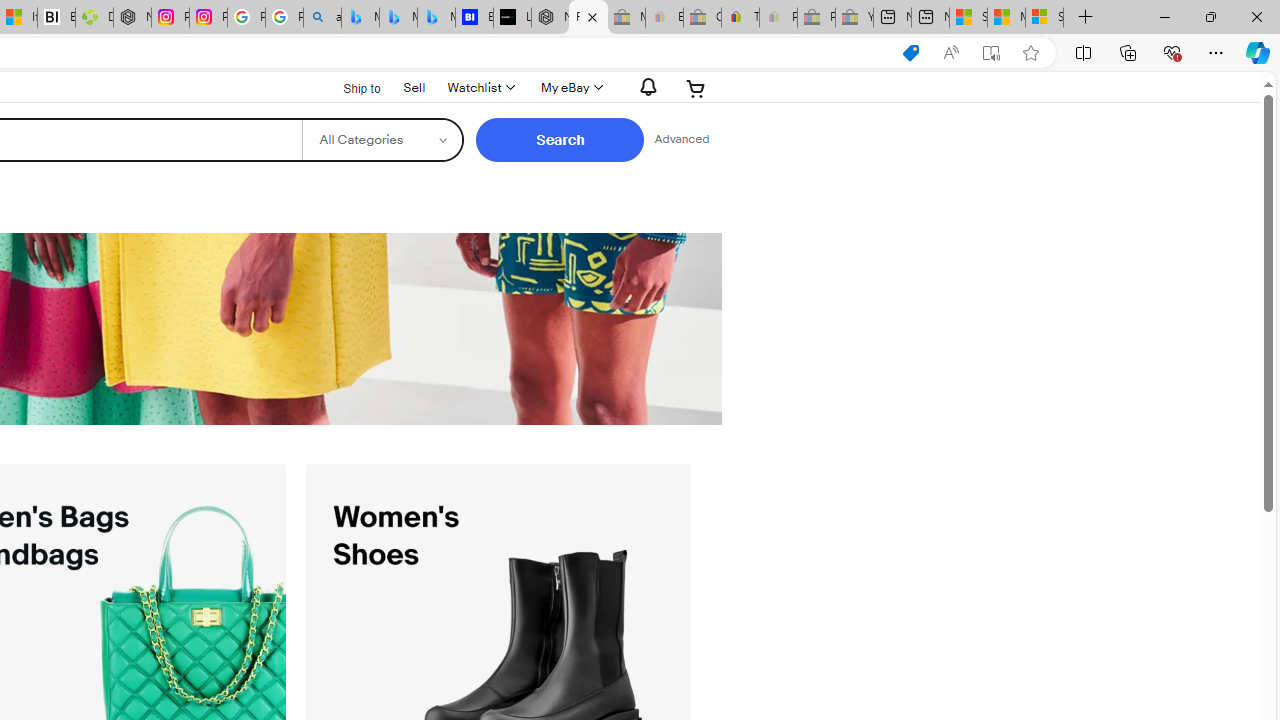  What do you see at coordinates (569, 87) in the screenshot?
I see `'My eBay'` at bounding box center [569, 87].